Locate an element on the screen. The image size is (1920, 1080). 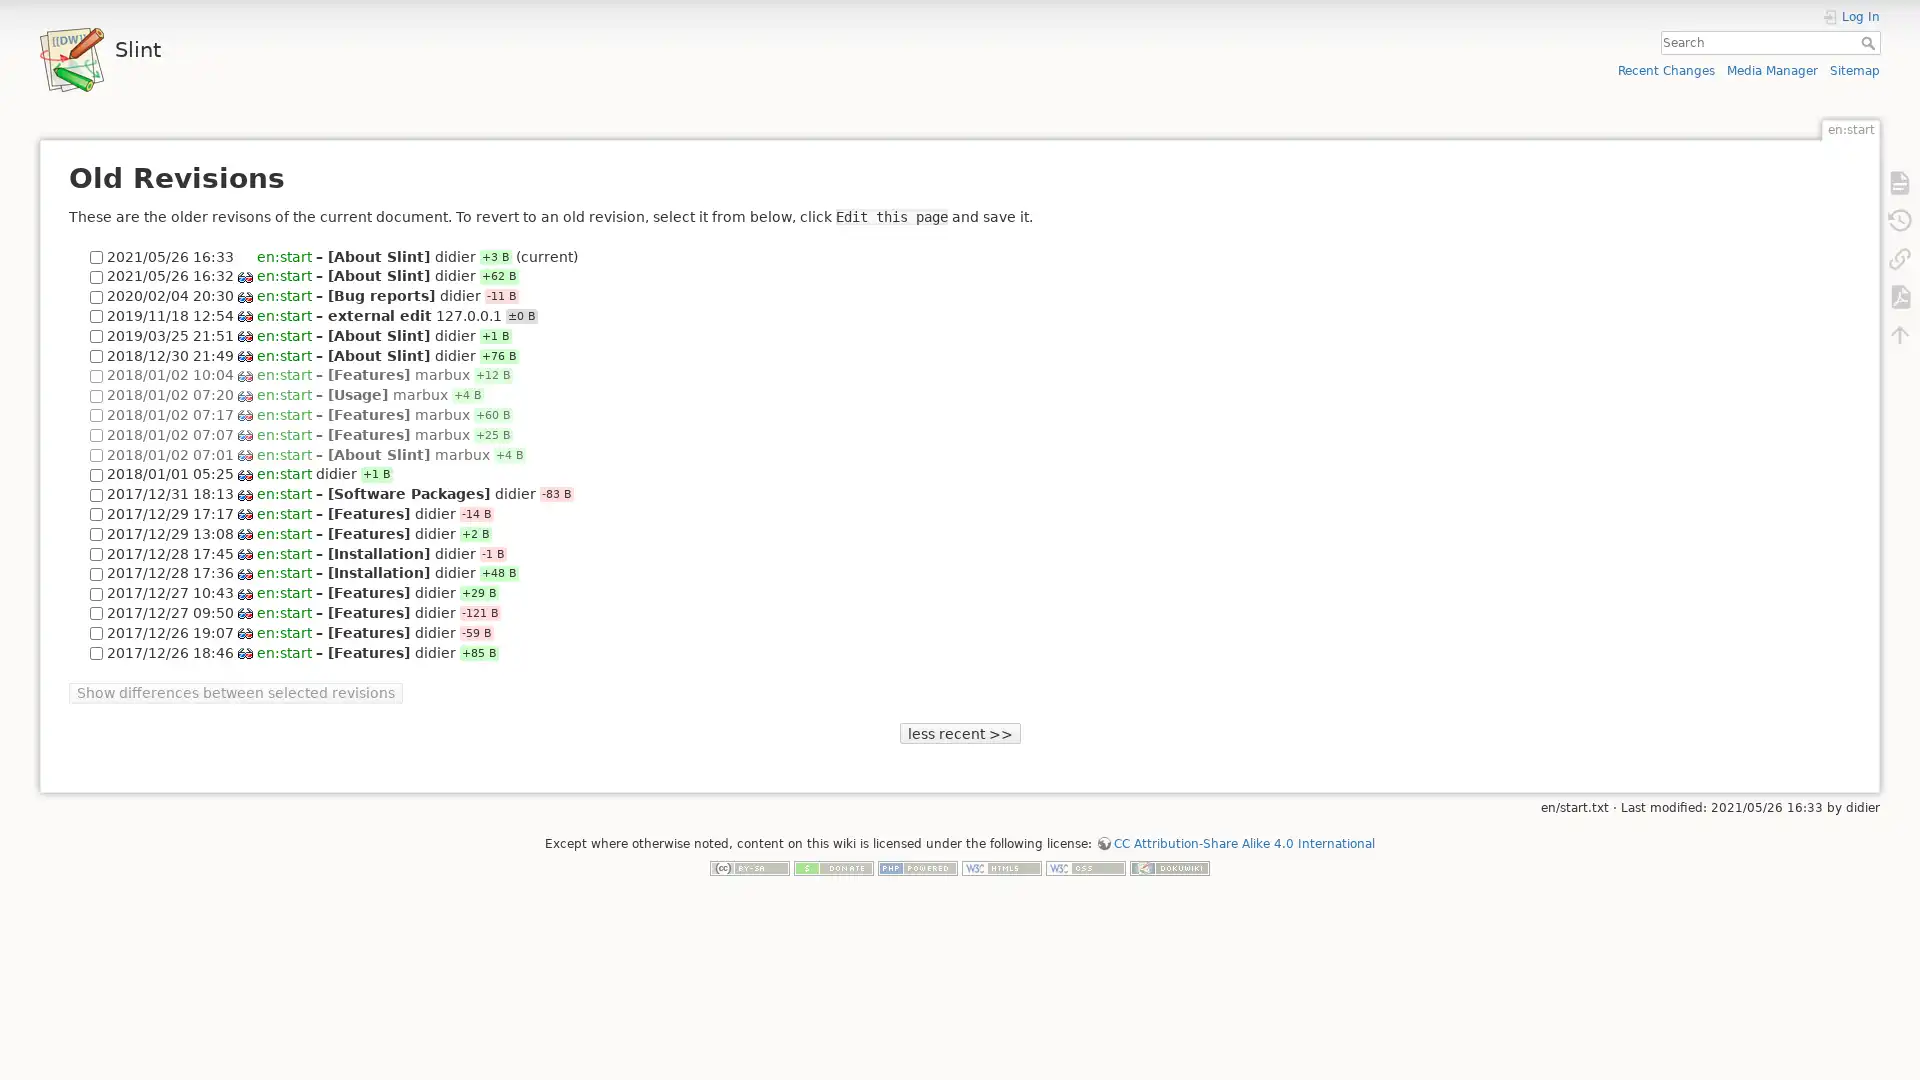
Search is located at coordinates (1869, 42).